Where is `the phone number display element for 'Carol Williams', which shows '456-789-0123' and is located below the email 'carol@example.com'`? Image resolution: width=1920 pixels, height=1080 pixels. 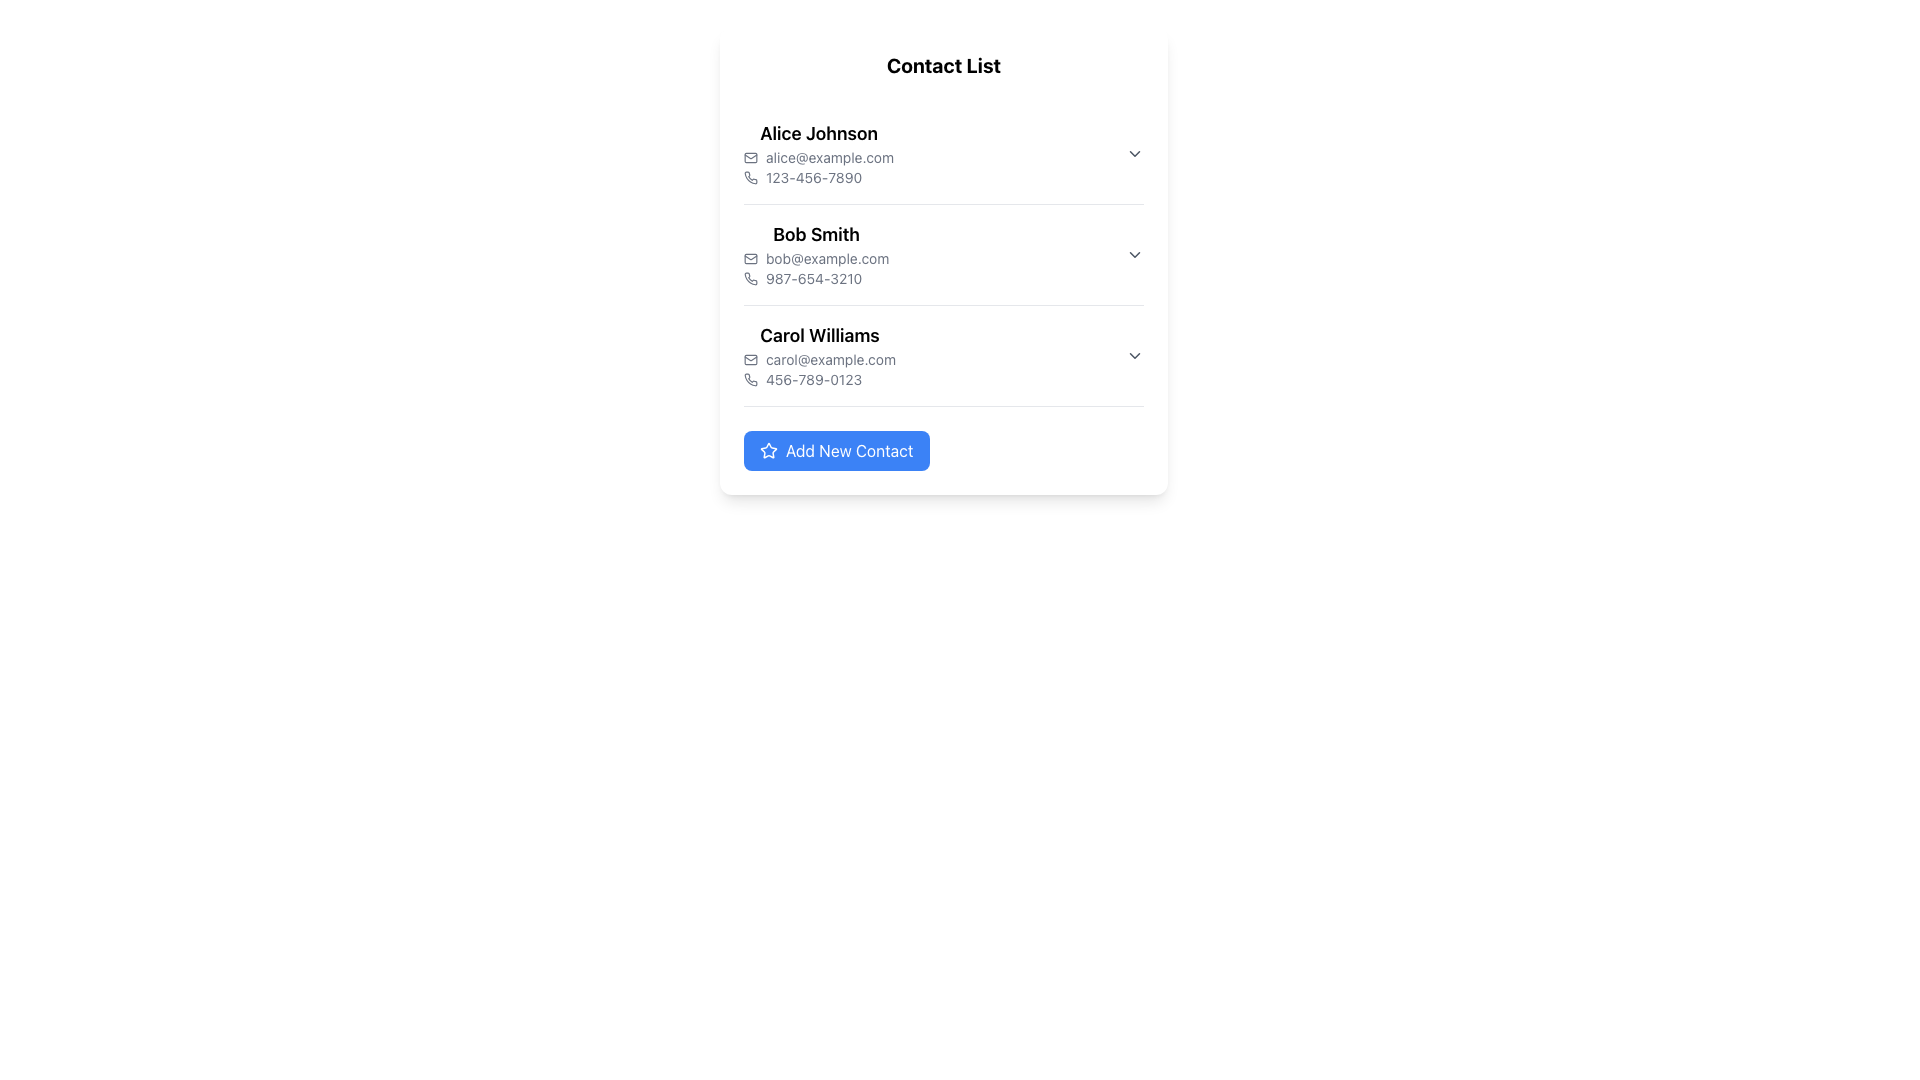
the phone number display element for 'Carol Williams', which shows '456-789-0123' and is located below the email 'carol@example.com' is located at coordinates (820, 380).